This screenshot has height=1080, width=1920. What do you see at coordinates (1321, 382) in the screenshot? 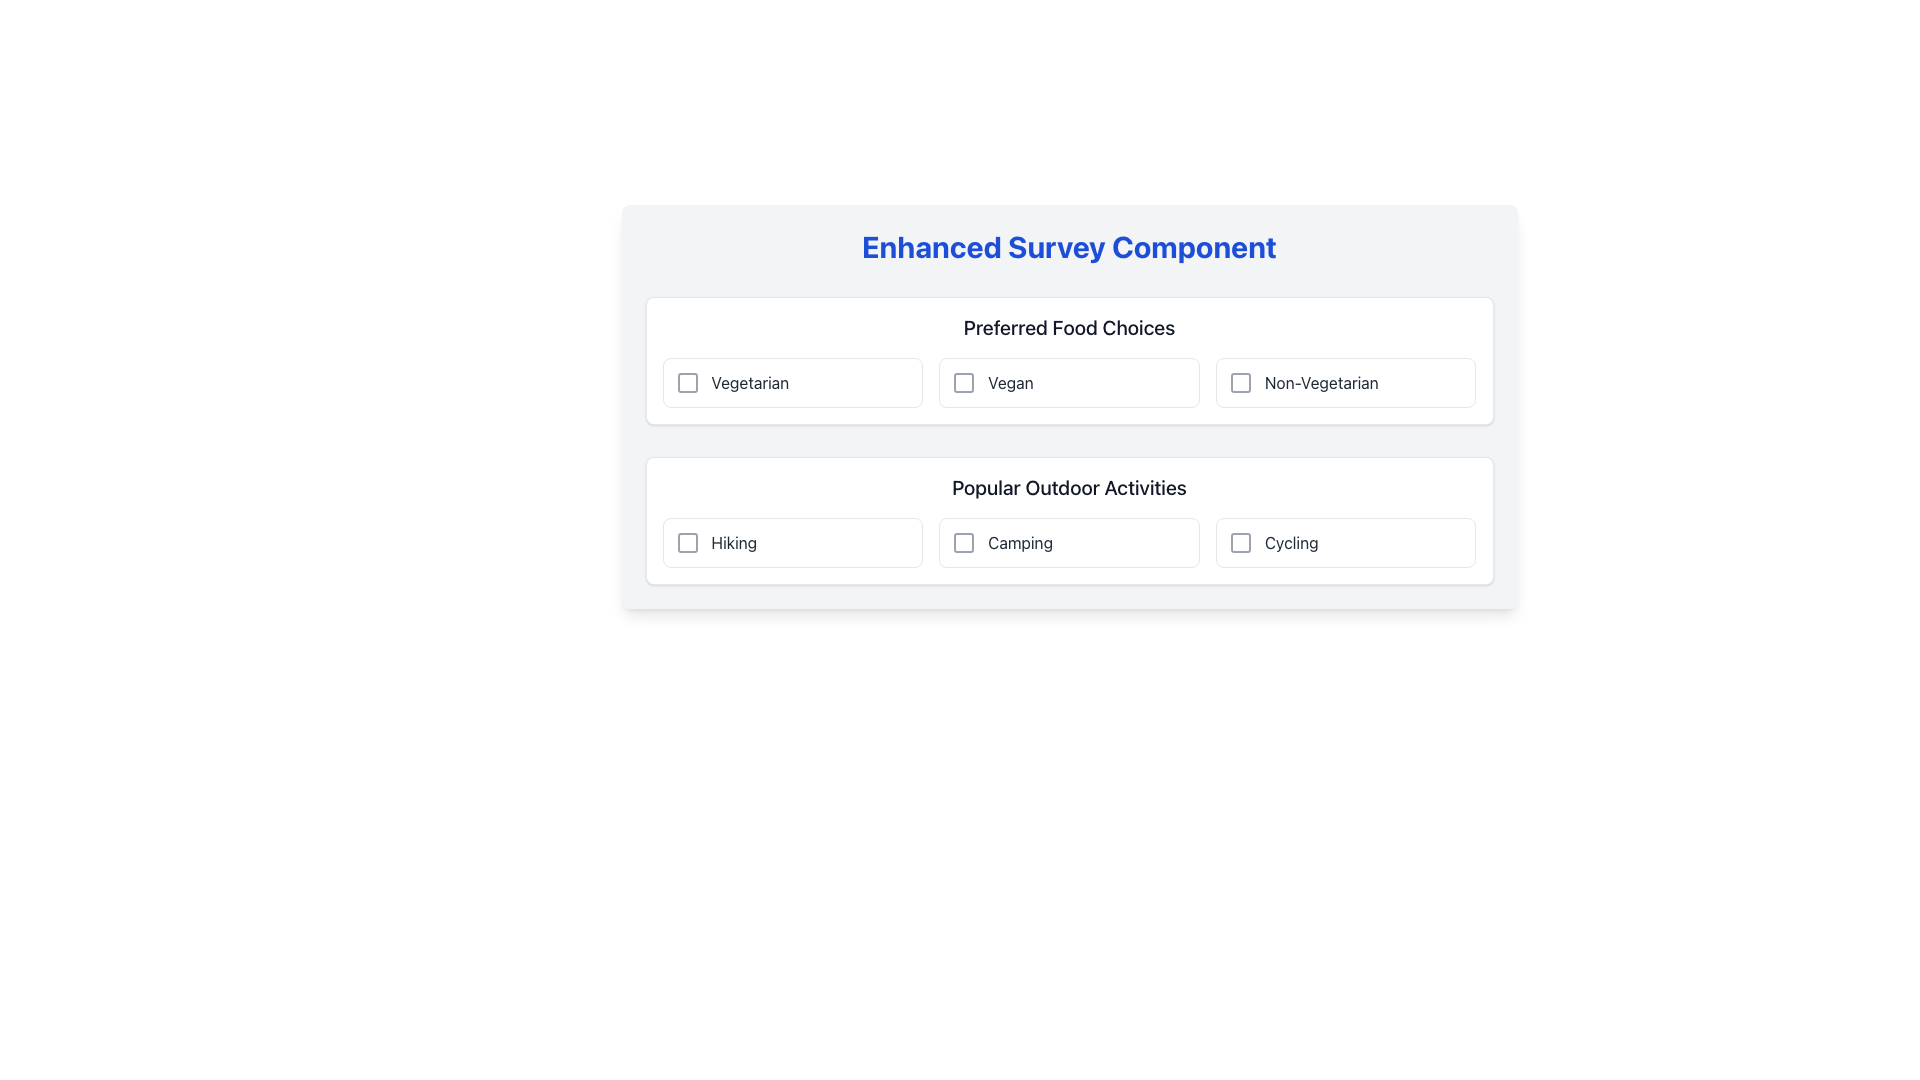
I see `the 'Non-Vegetarian' text label in the 'Preferred Food Choices' section of the survey interface` at bounding box center [1321, 382].